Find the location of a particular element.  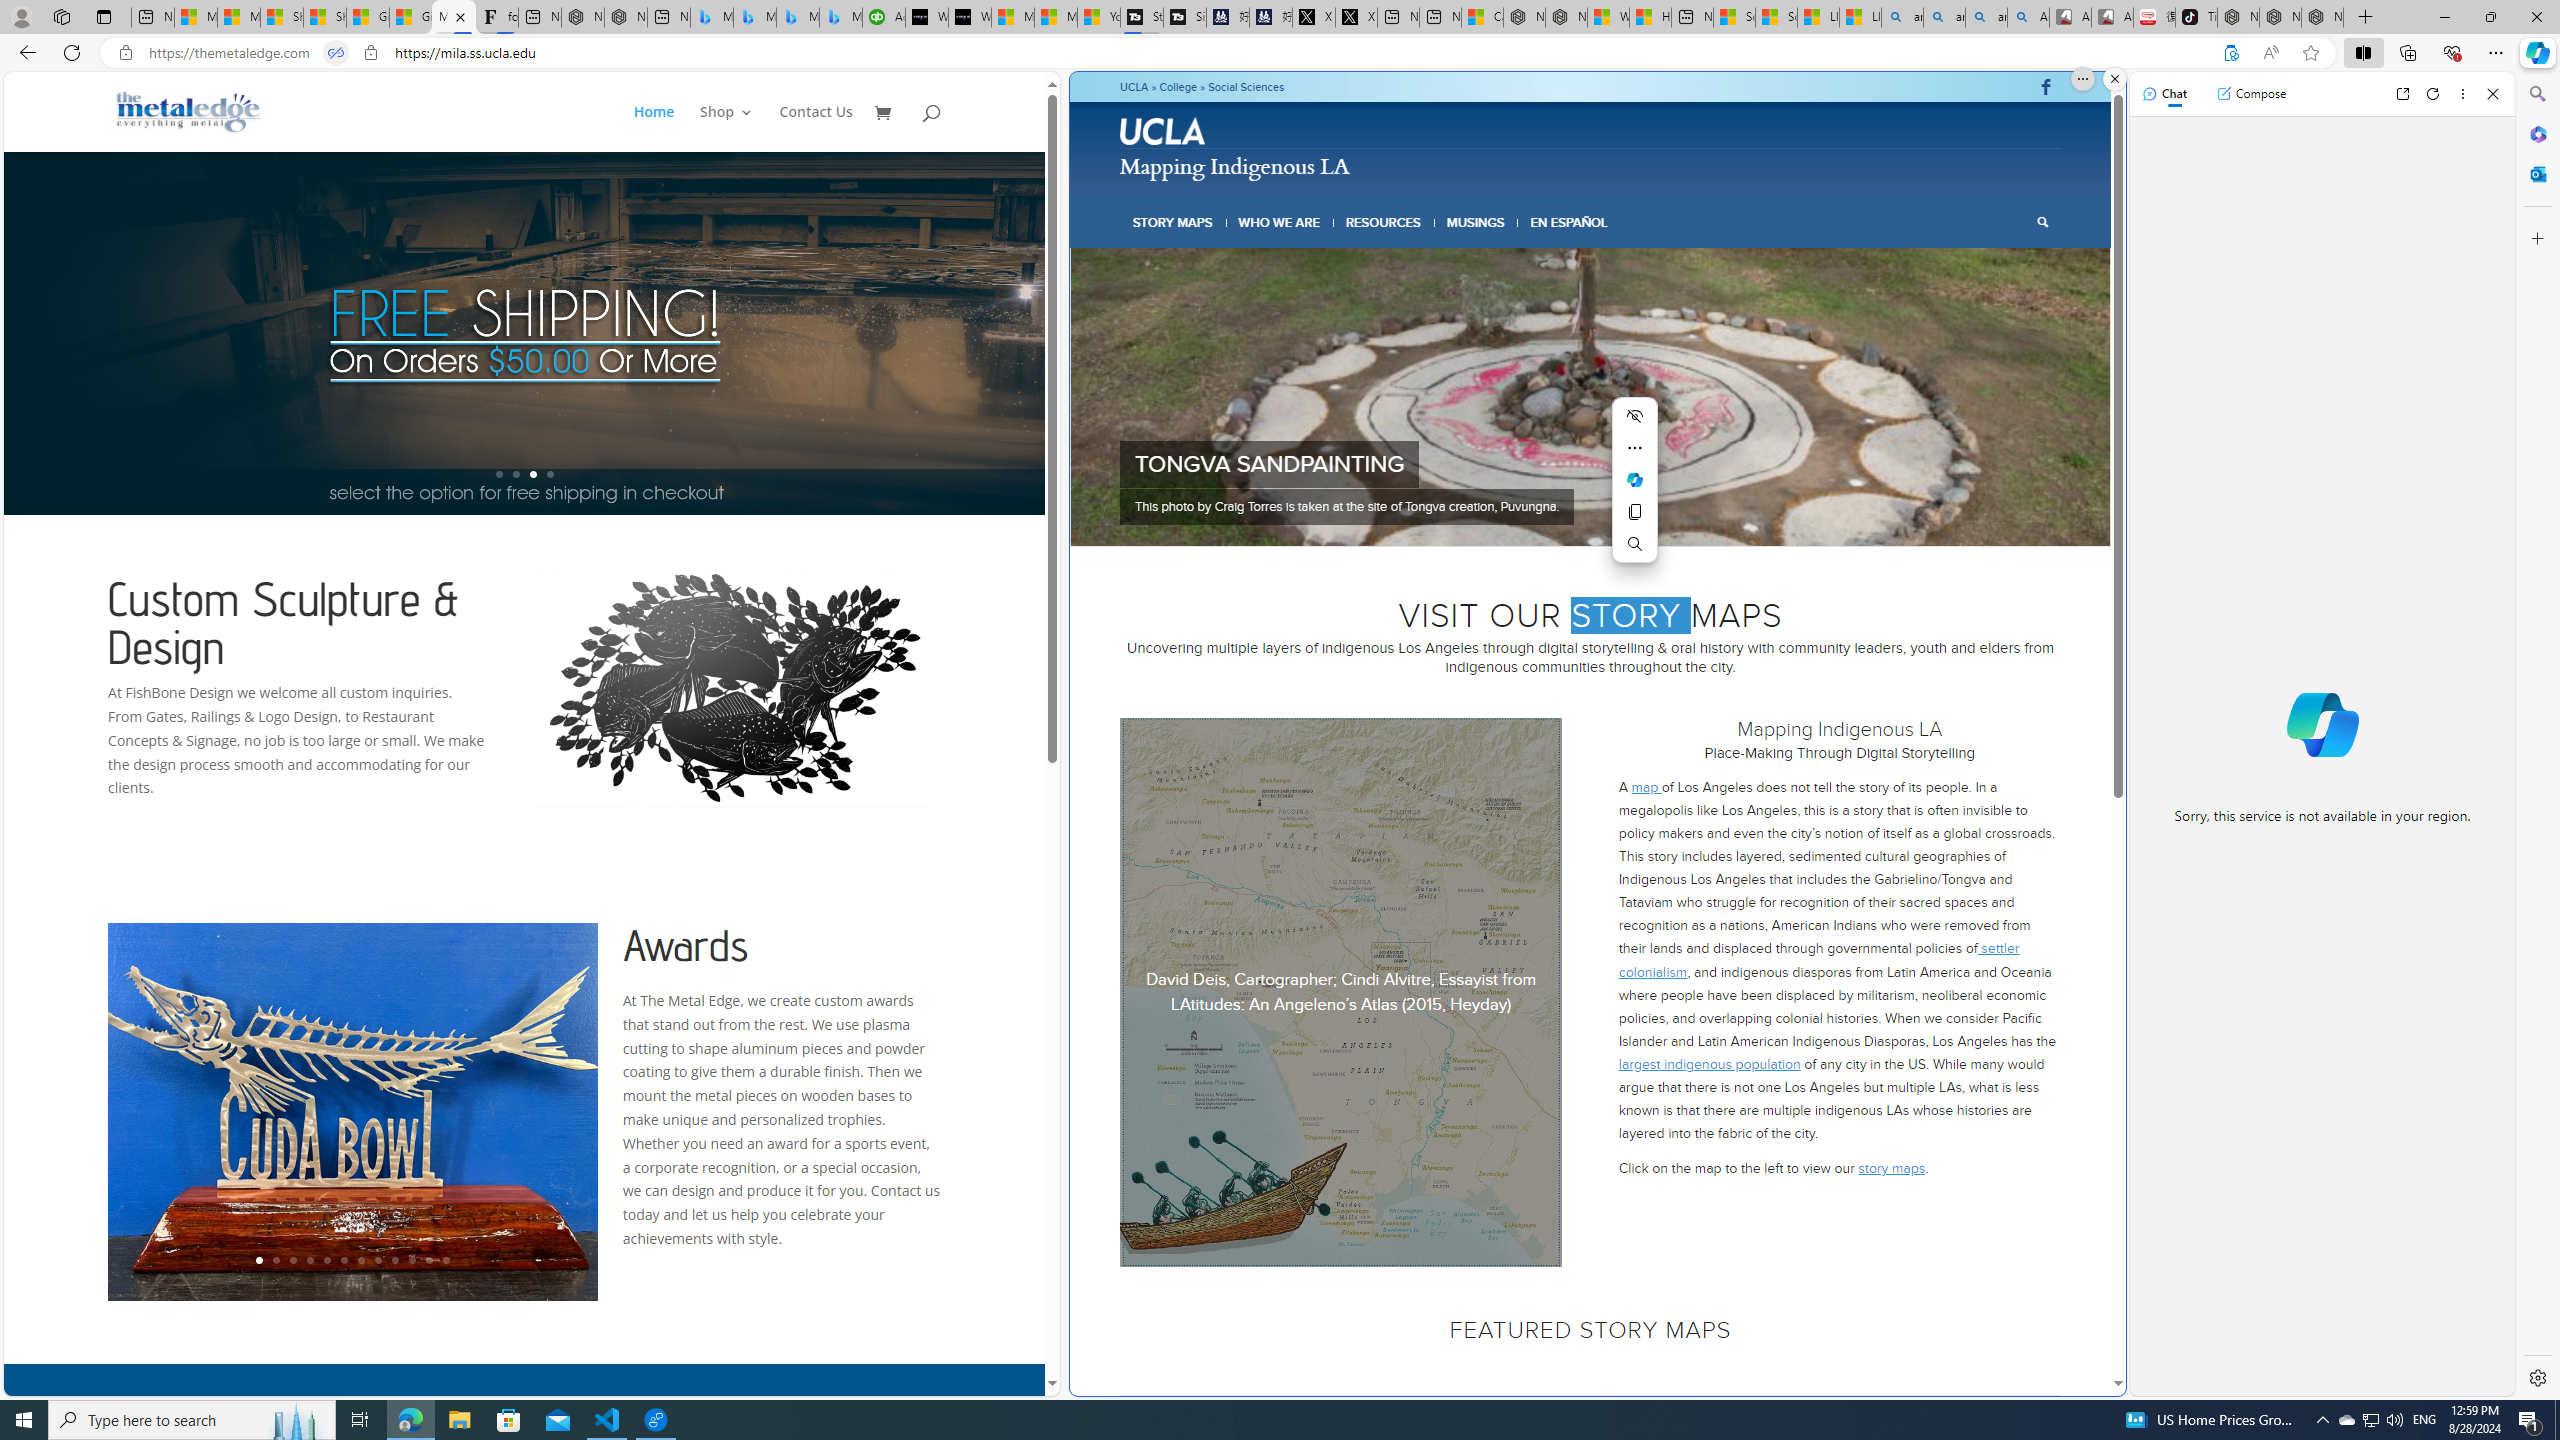

'Add this page to favorites (Ctrl+D)' is located at coordinates (2311, 53).